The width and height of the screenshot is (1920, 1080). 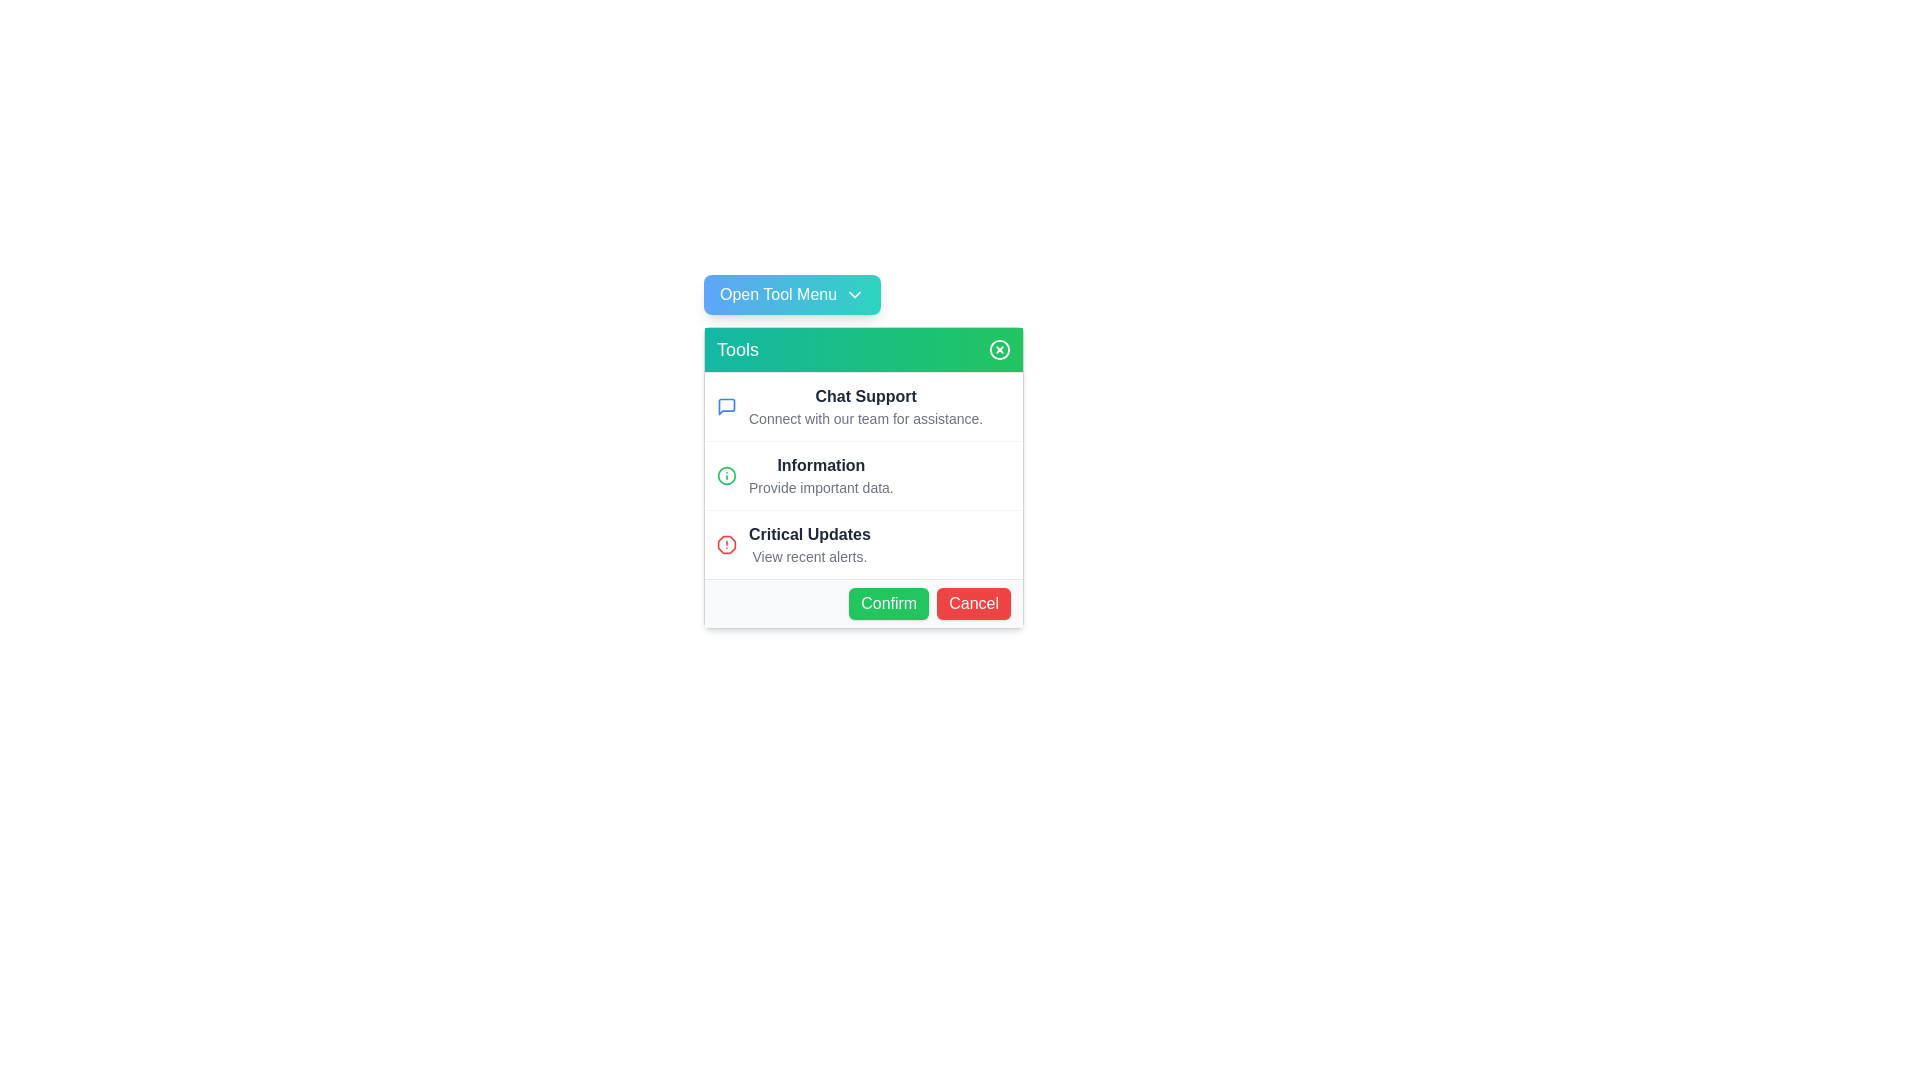 What do you see at coordinates (864, 478) in the screenshot?
I see `the 'Information' button-like list item, which is the second option under the 'Tools' menu` at bounding box center [864, 478].